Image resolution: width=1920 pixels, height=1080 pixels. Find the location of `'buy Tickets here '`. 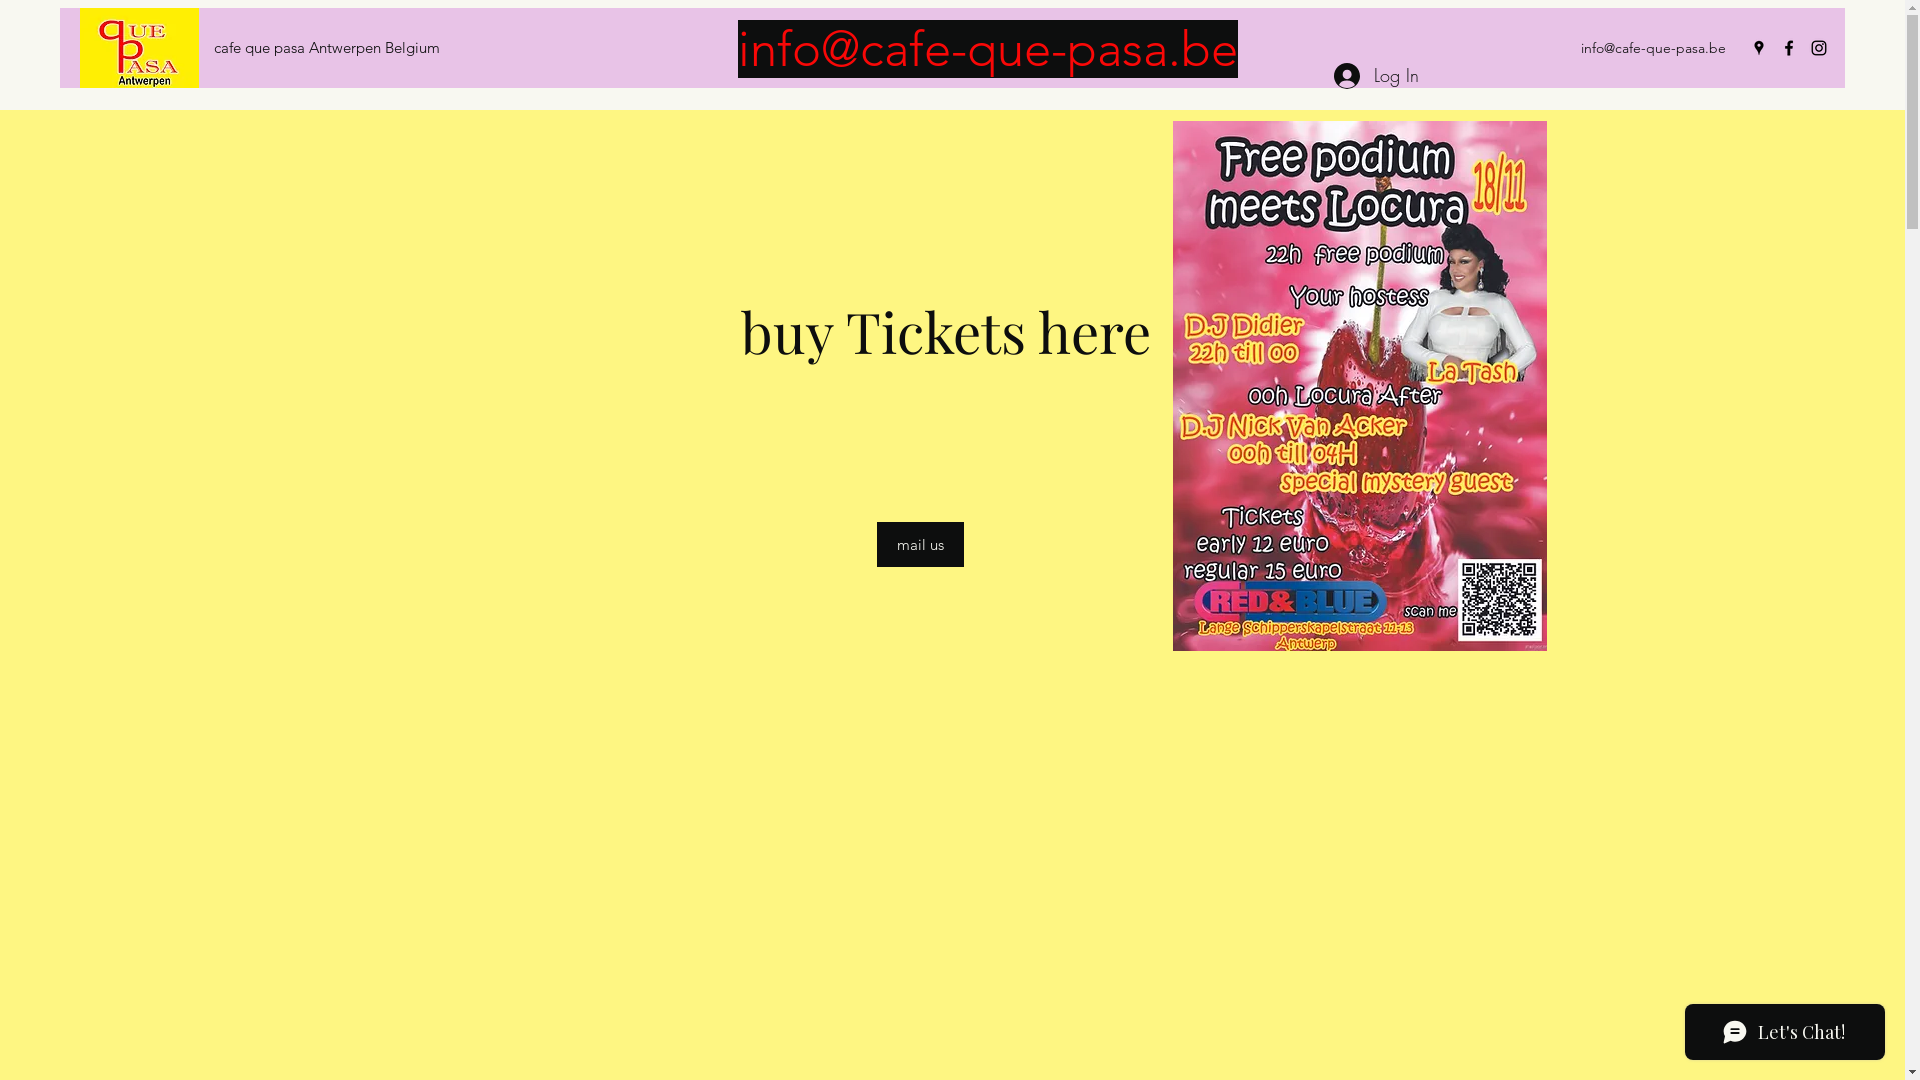

'buy Tickets here ' is located at coordinates (738, 329).